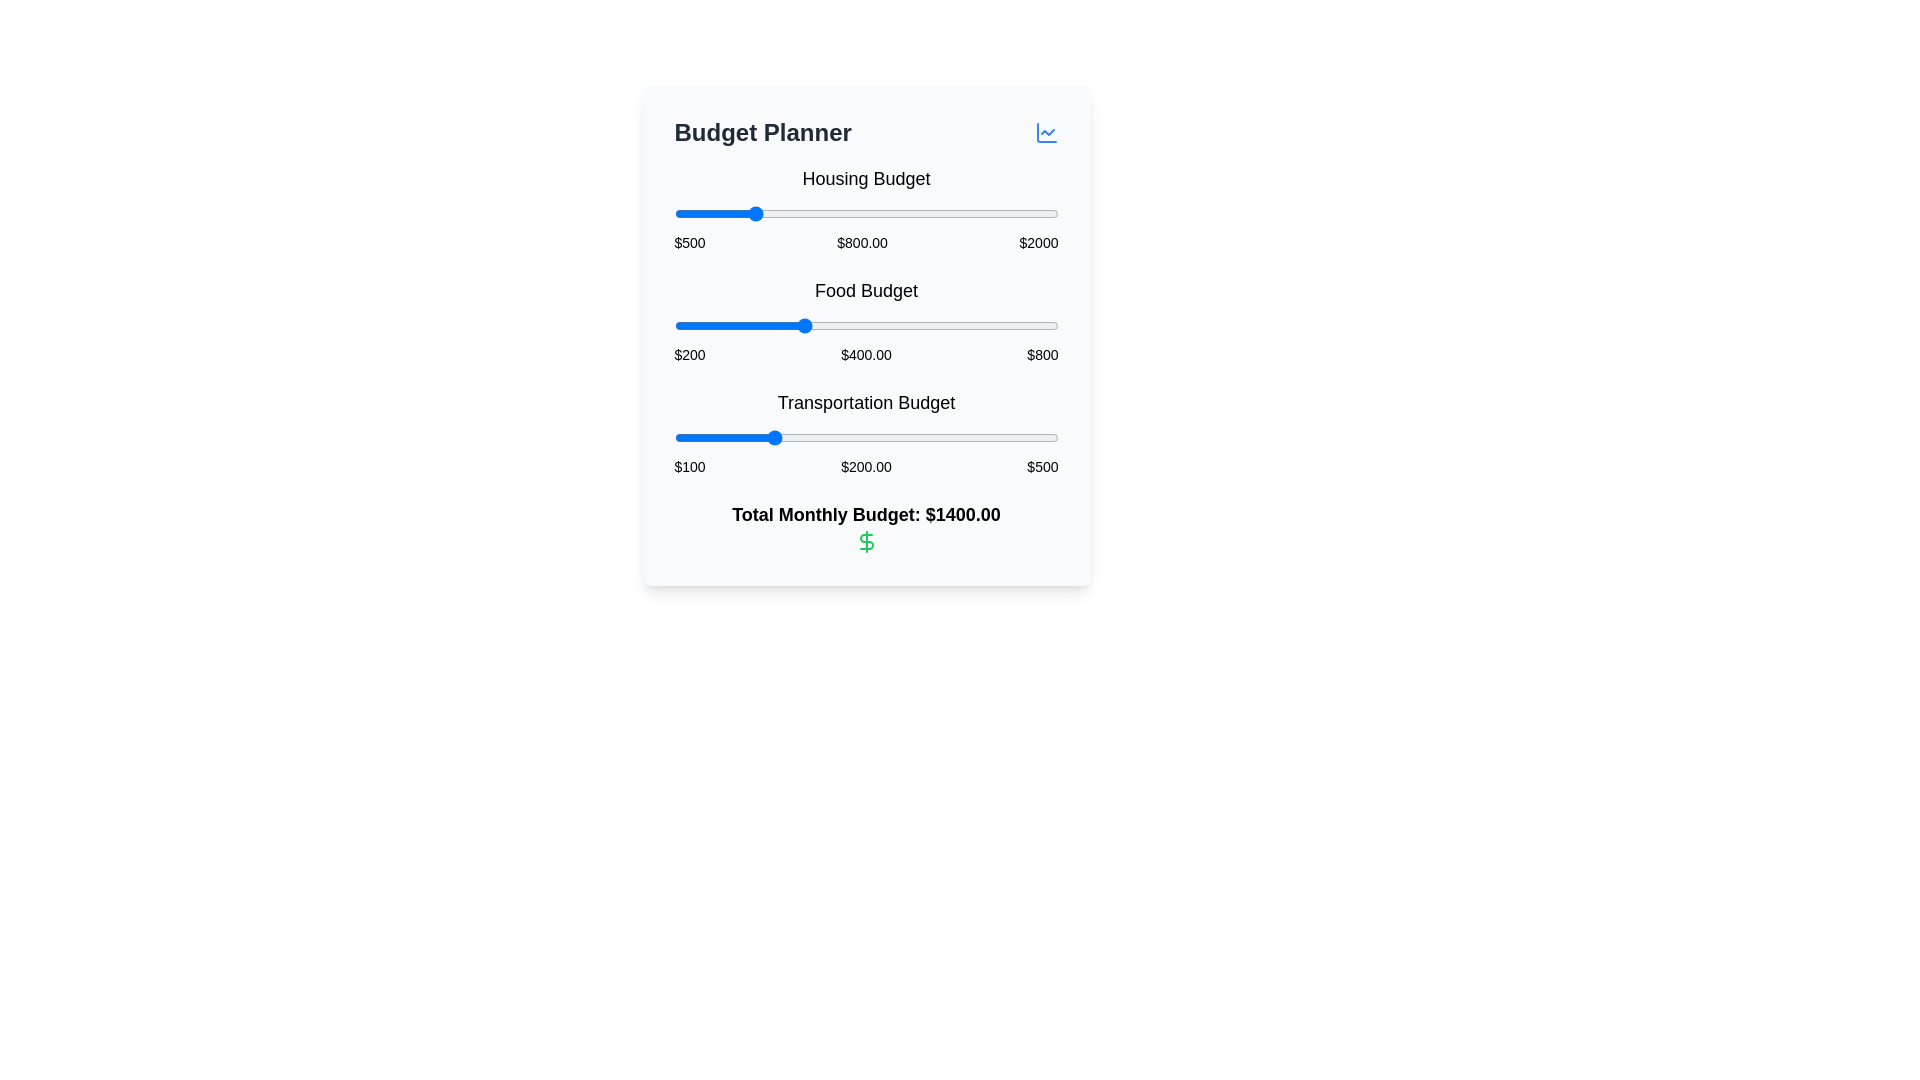 The width and height of the screenshot is (1920, 1080). I want to click on the transportation budget, so click(1022, 437).